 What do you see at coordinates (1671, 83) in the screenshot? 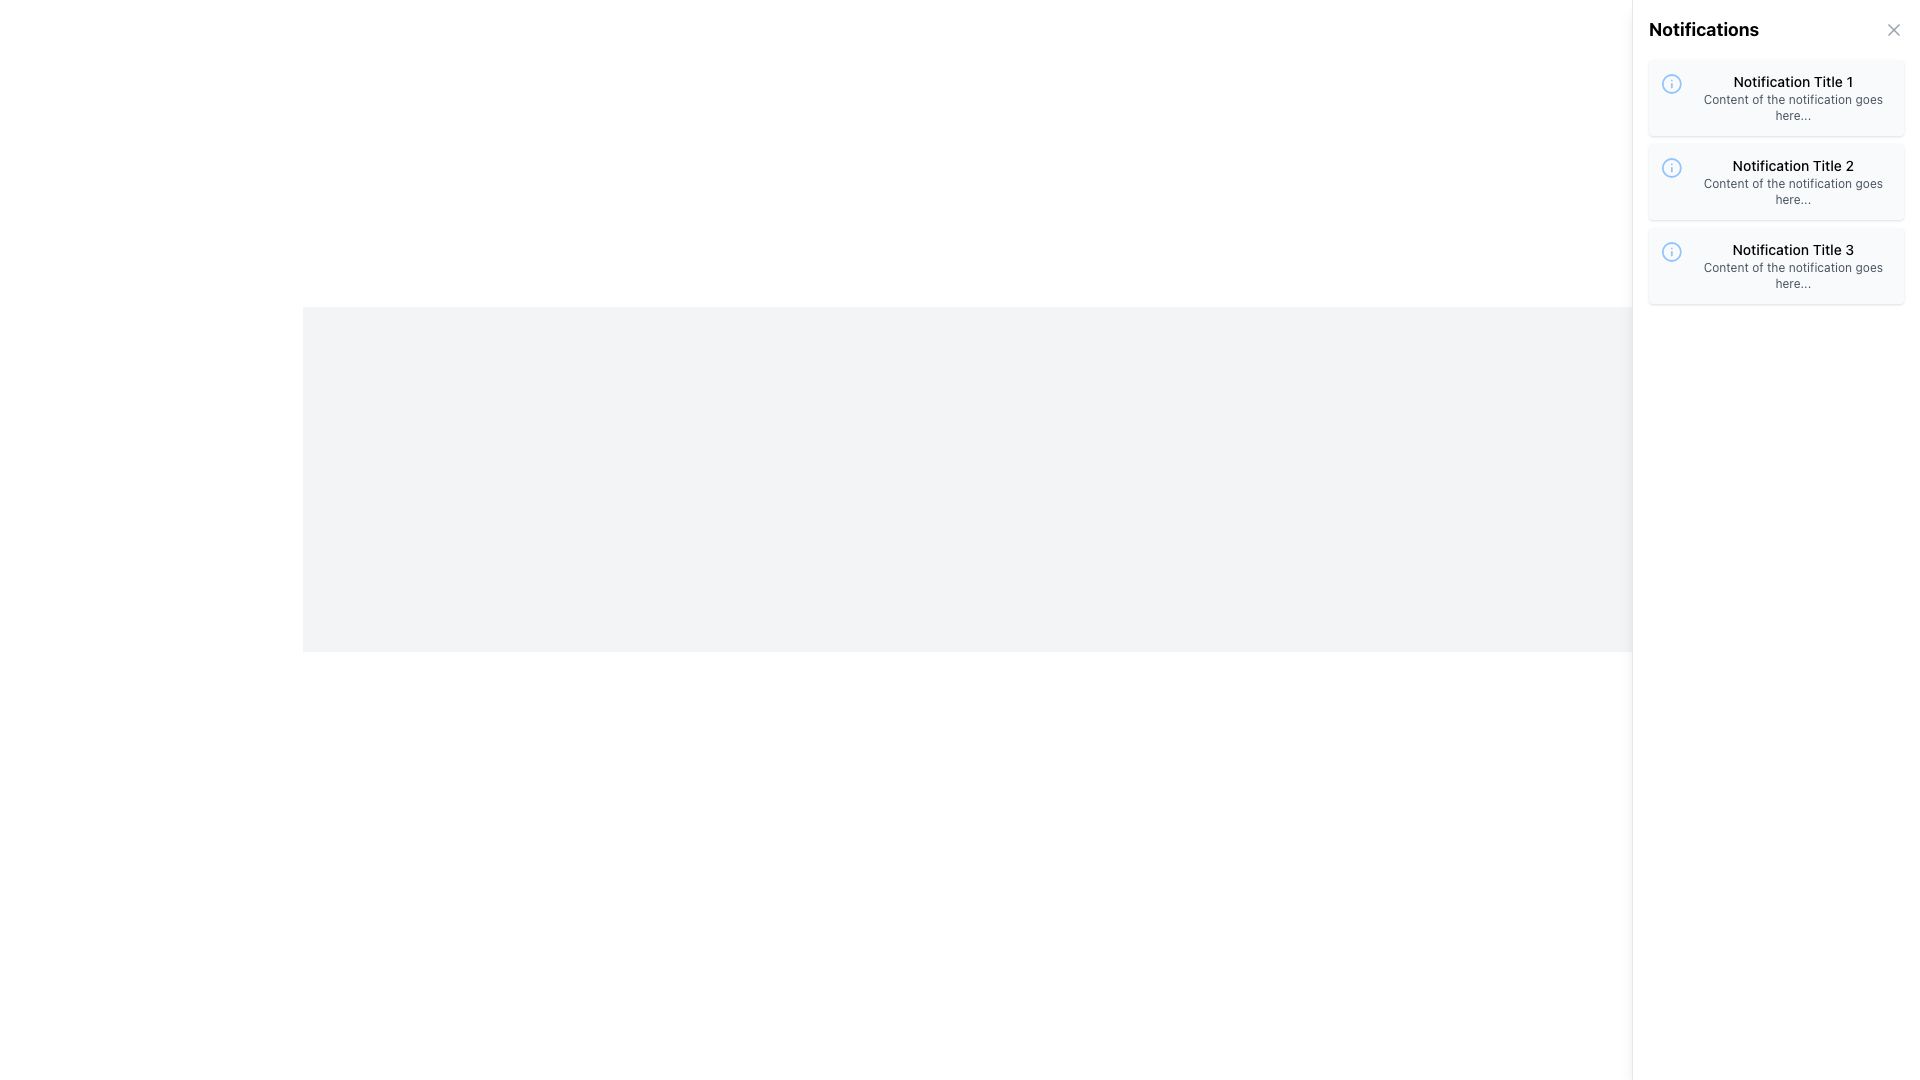
I see `the visual representation of the decorative vector graphic circle in the SVG, located at the top-left corner of the notification icon adjacent to the first notification item` at bounding box center [1671, 83].